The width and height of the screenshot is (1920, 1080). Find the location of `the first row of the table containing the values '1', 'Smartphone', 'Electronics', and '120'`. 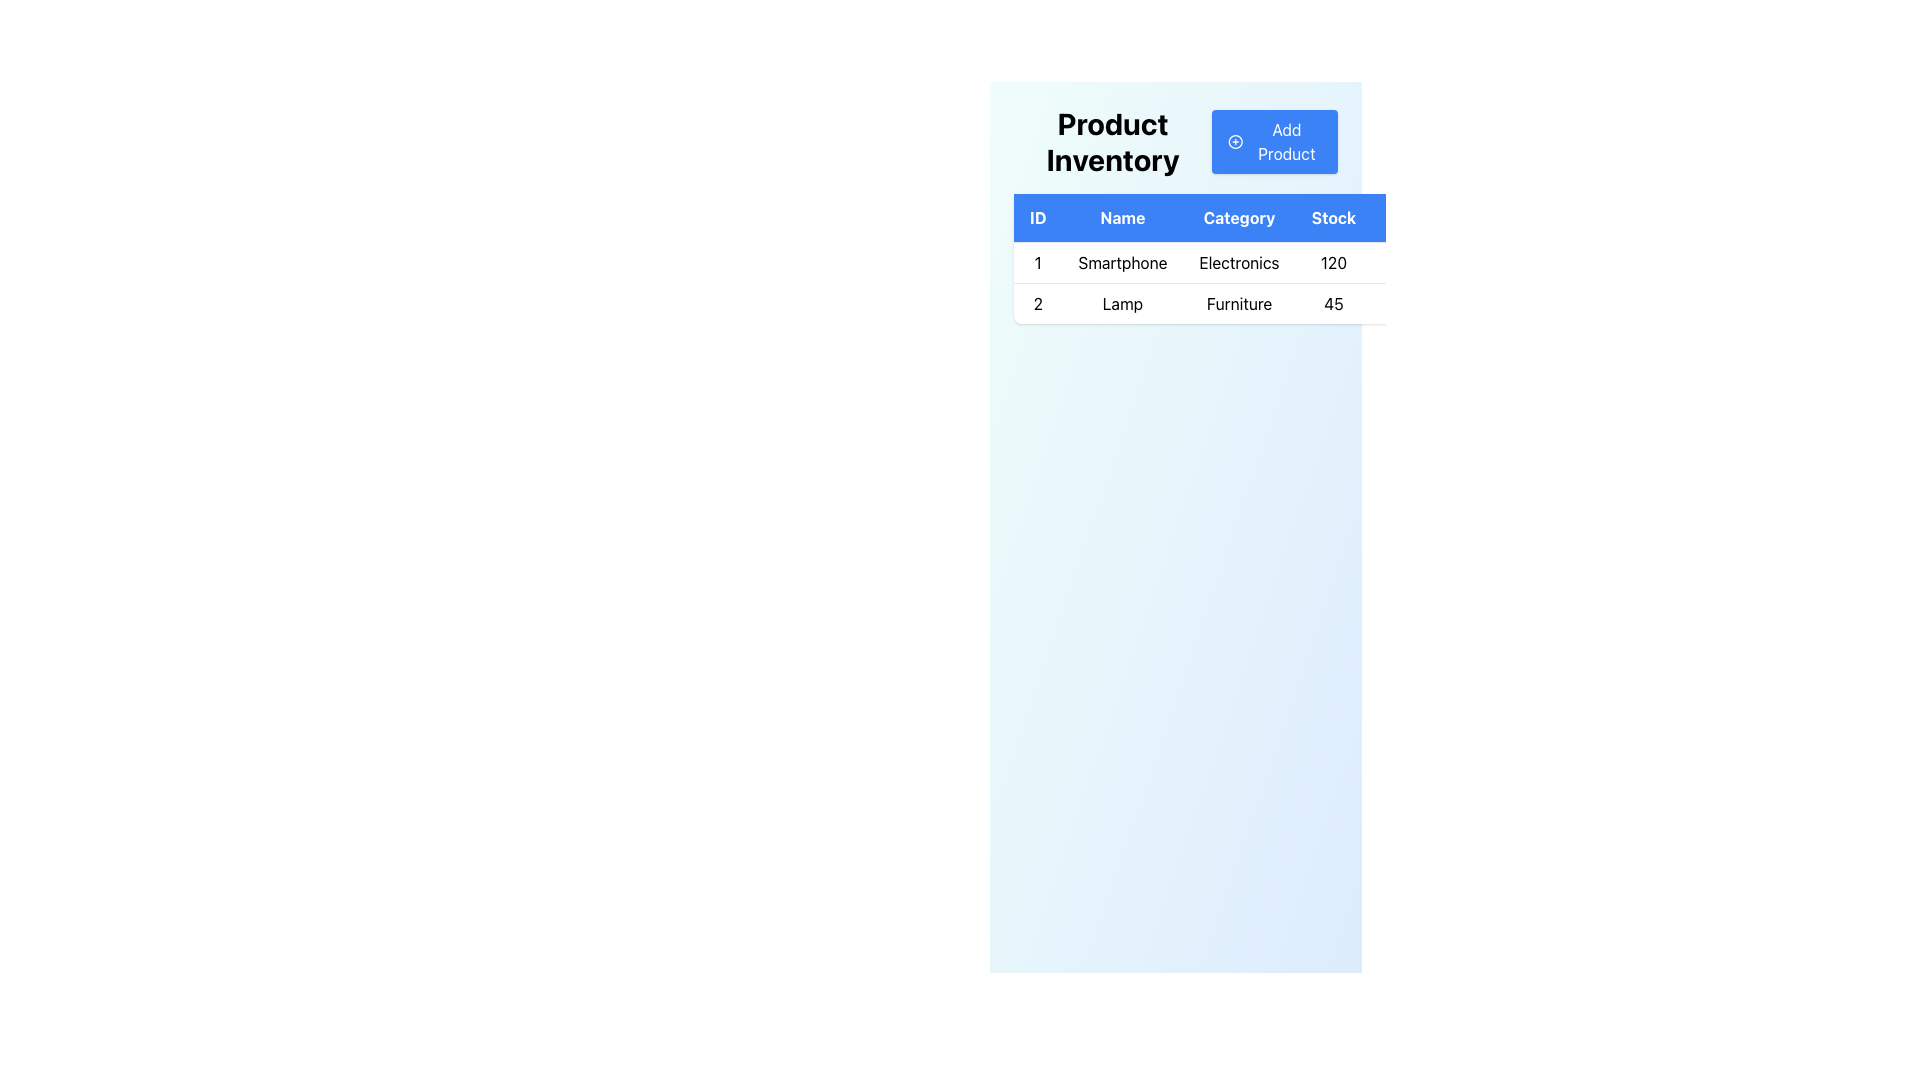

the first row of the table containing the values '1', 'Smartphone', 'Electronics', and '120' is located at coordinates (1237, 261).